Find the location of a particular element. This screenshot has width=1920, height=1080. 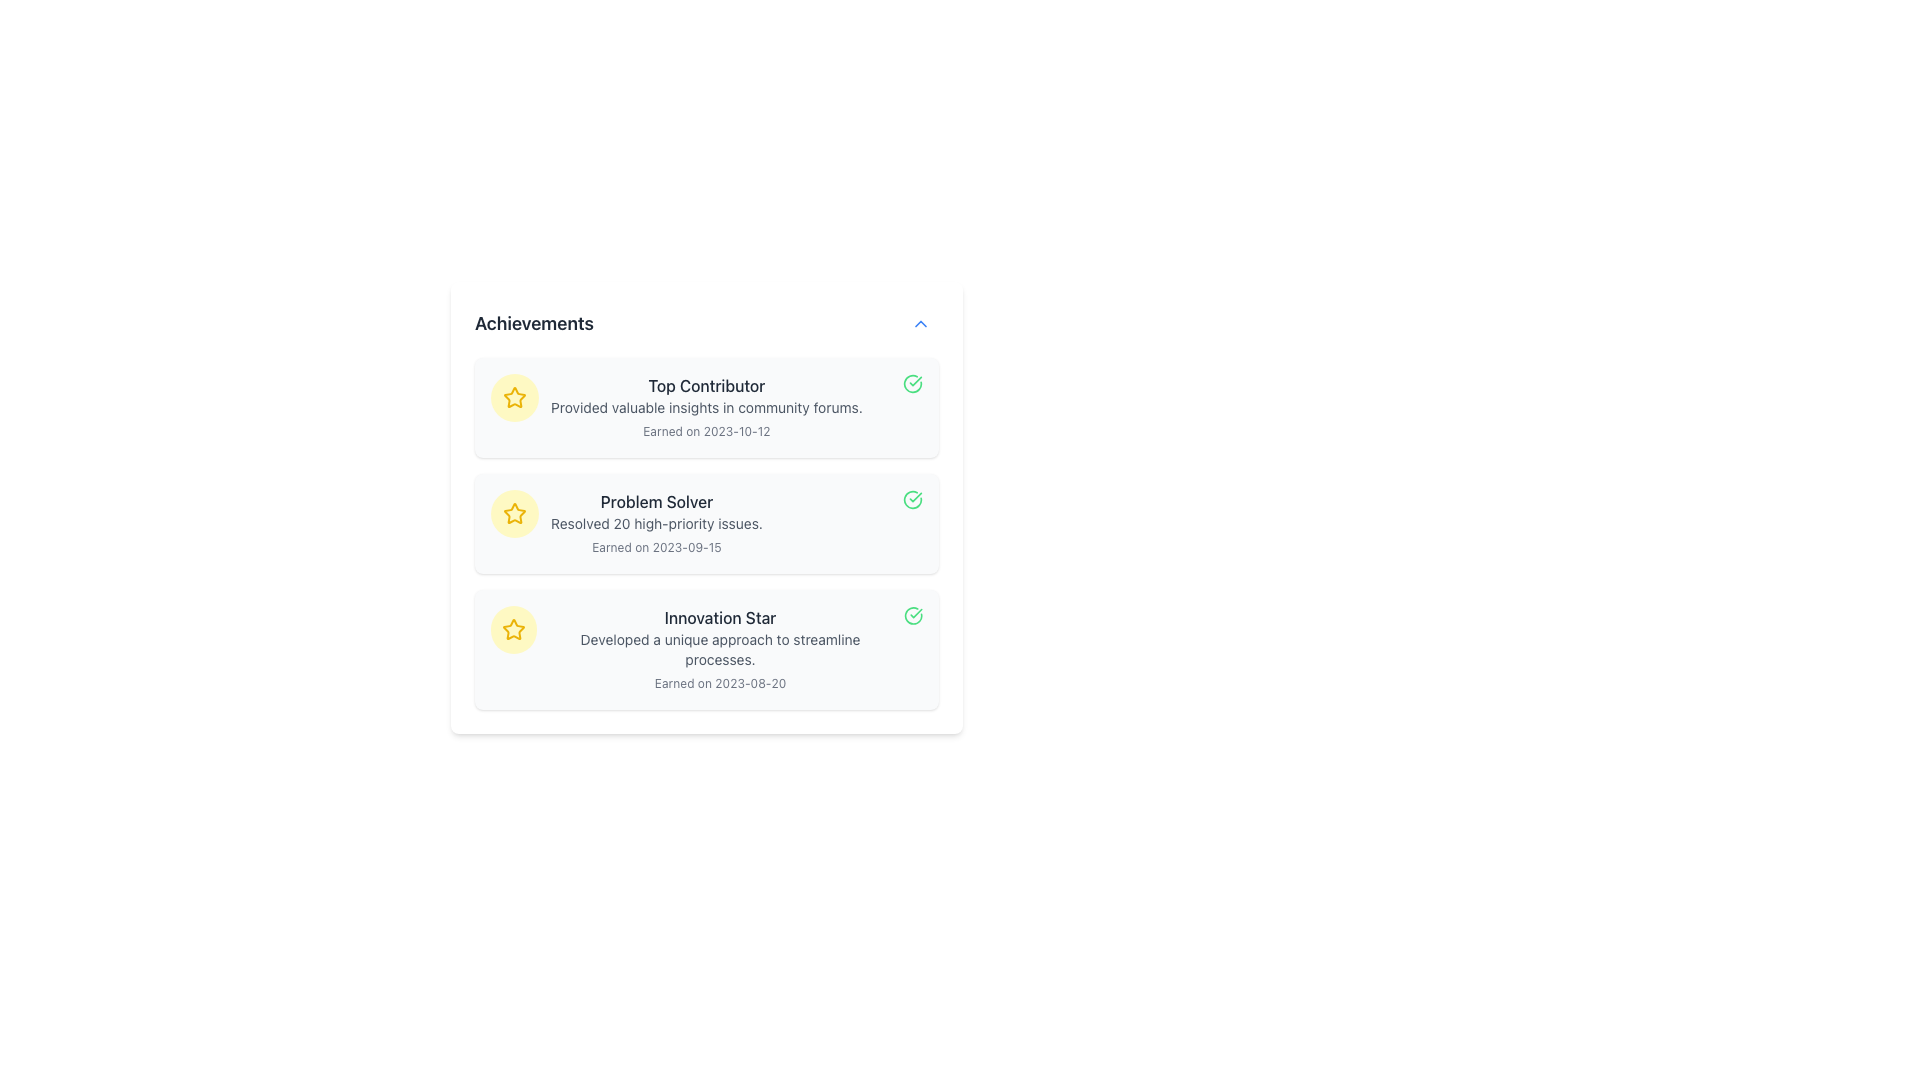

the small upward-pointing chevron icon styled in blue located in the upper right corner of the achievements card is located at coordinates (920, 323).